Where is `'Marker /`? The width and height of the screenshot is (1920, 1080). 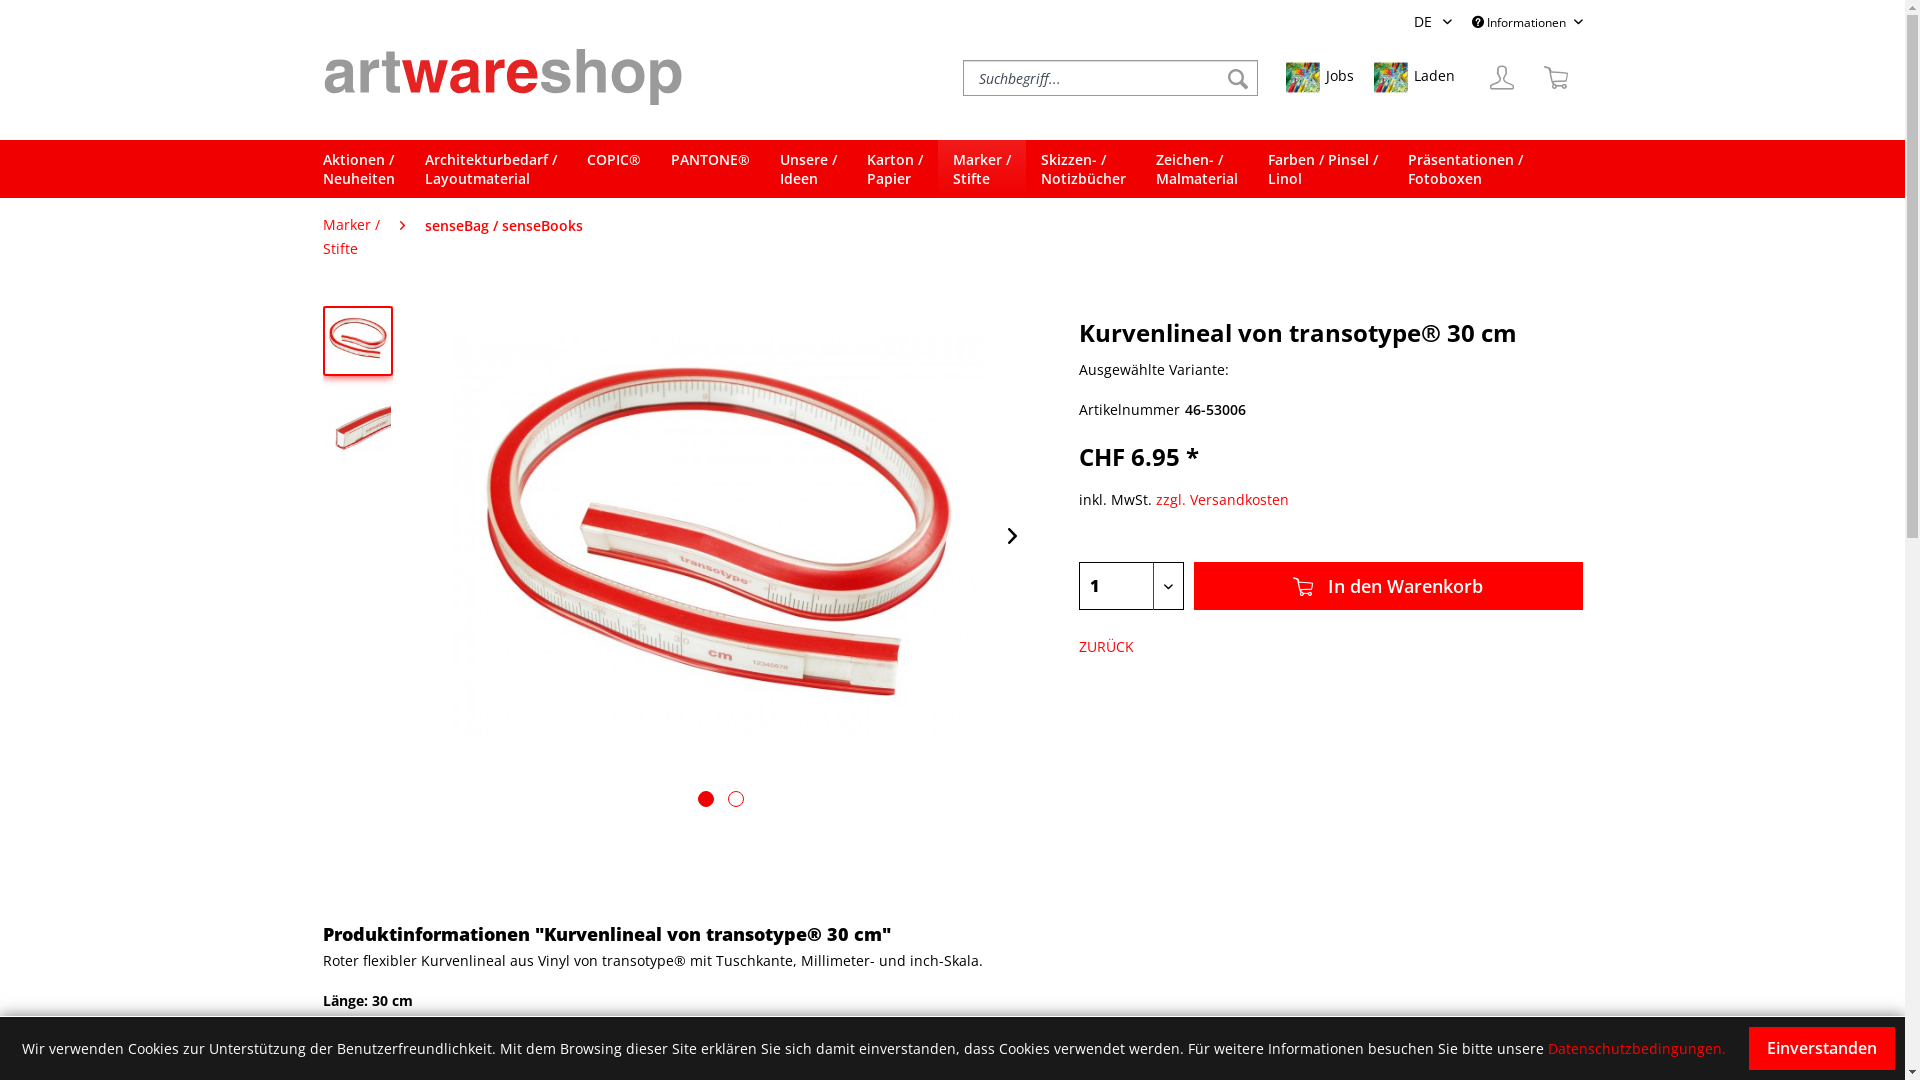
'Marker / is located at coordinates (350, 235).